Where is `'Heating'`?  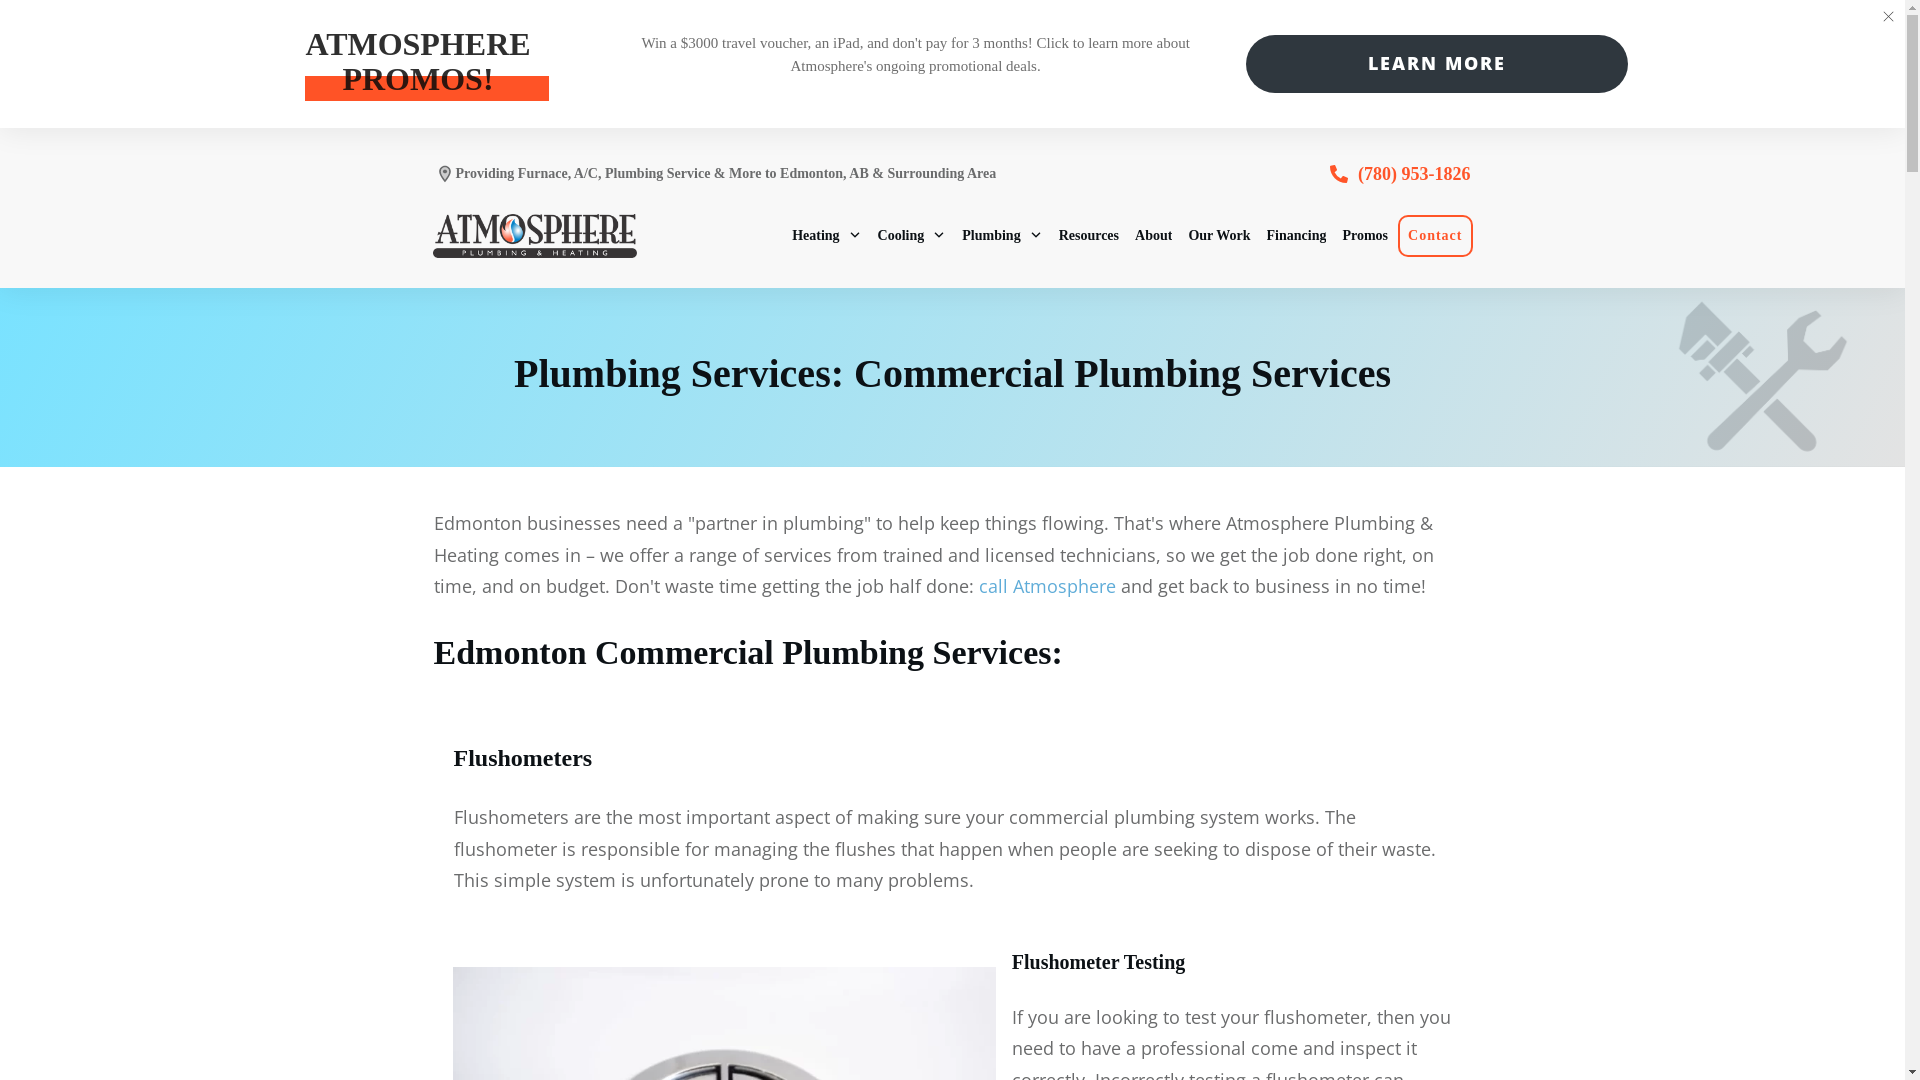
'Heating' is located at coordinates (826, 234).